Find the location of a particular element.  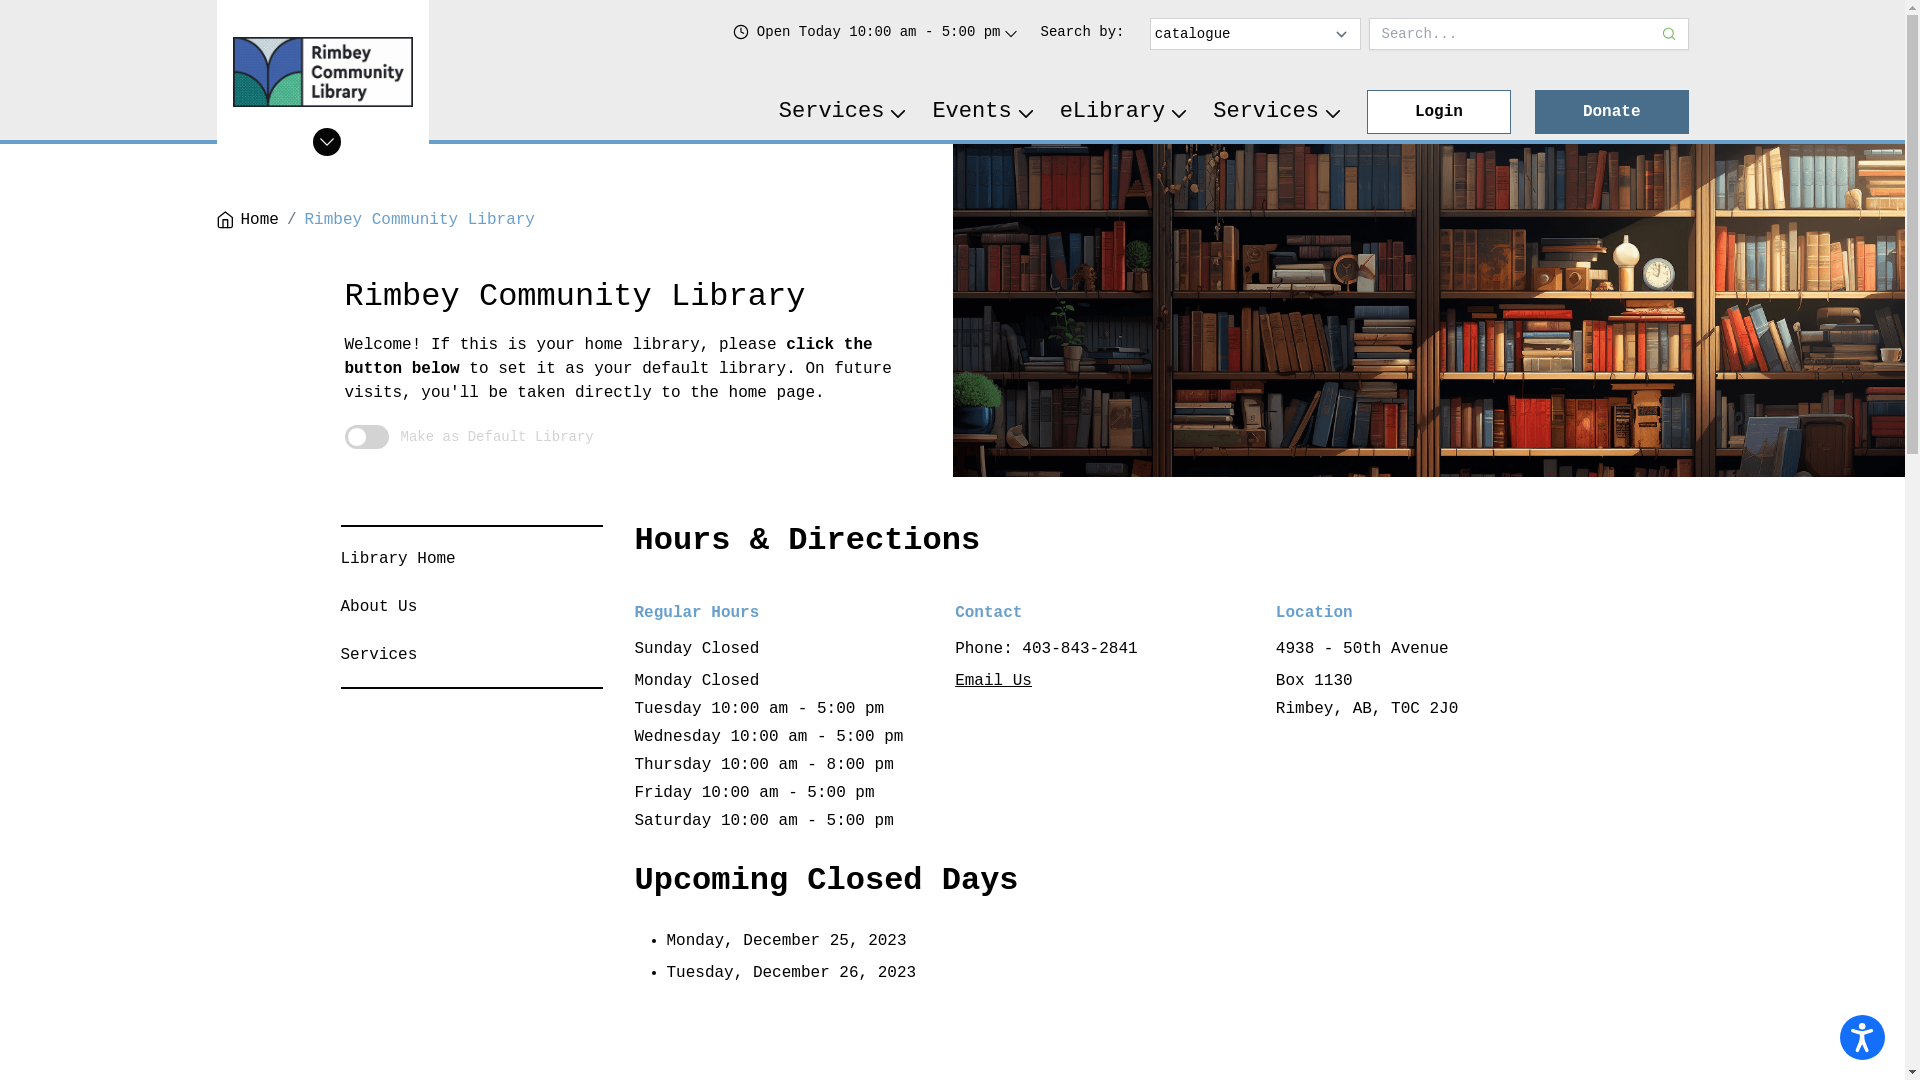

'Services' is located at coordinates (844, 111).